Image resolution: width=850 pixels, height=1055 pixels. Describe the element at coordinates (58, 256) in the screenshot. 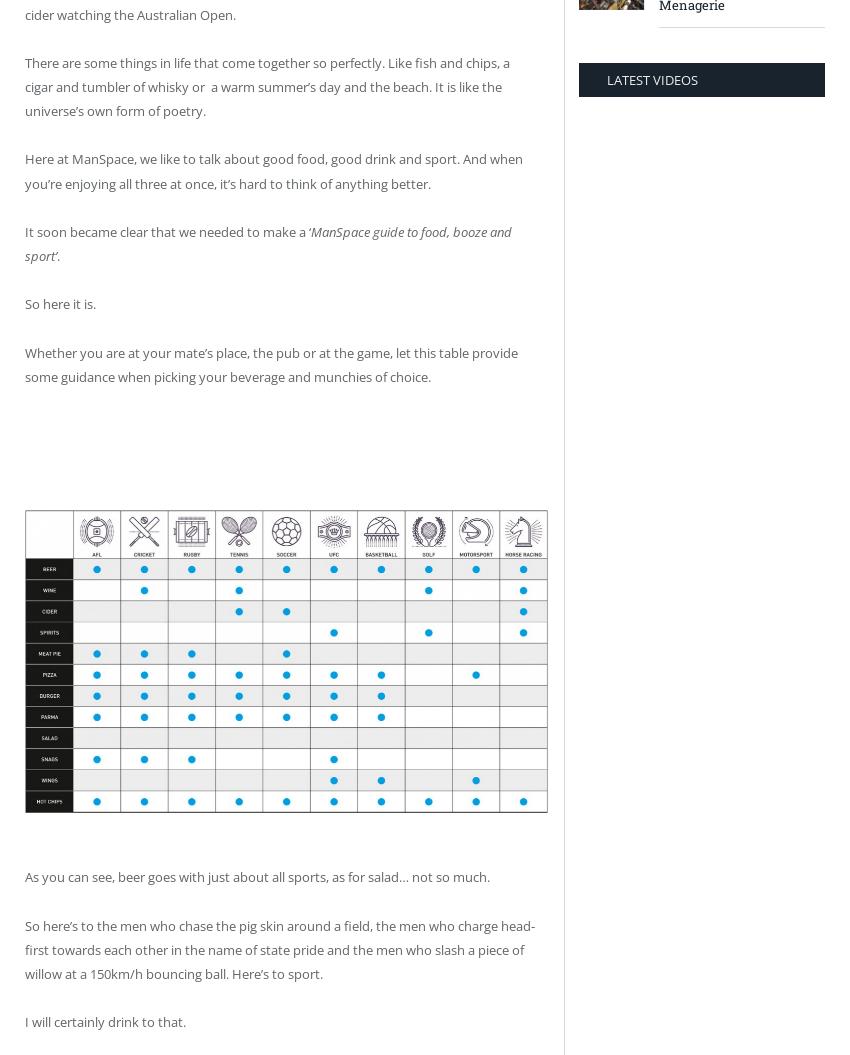

I see `'.'` at that location.